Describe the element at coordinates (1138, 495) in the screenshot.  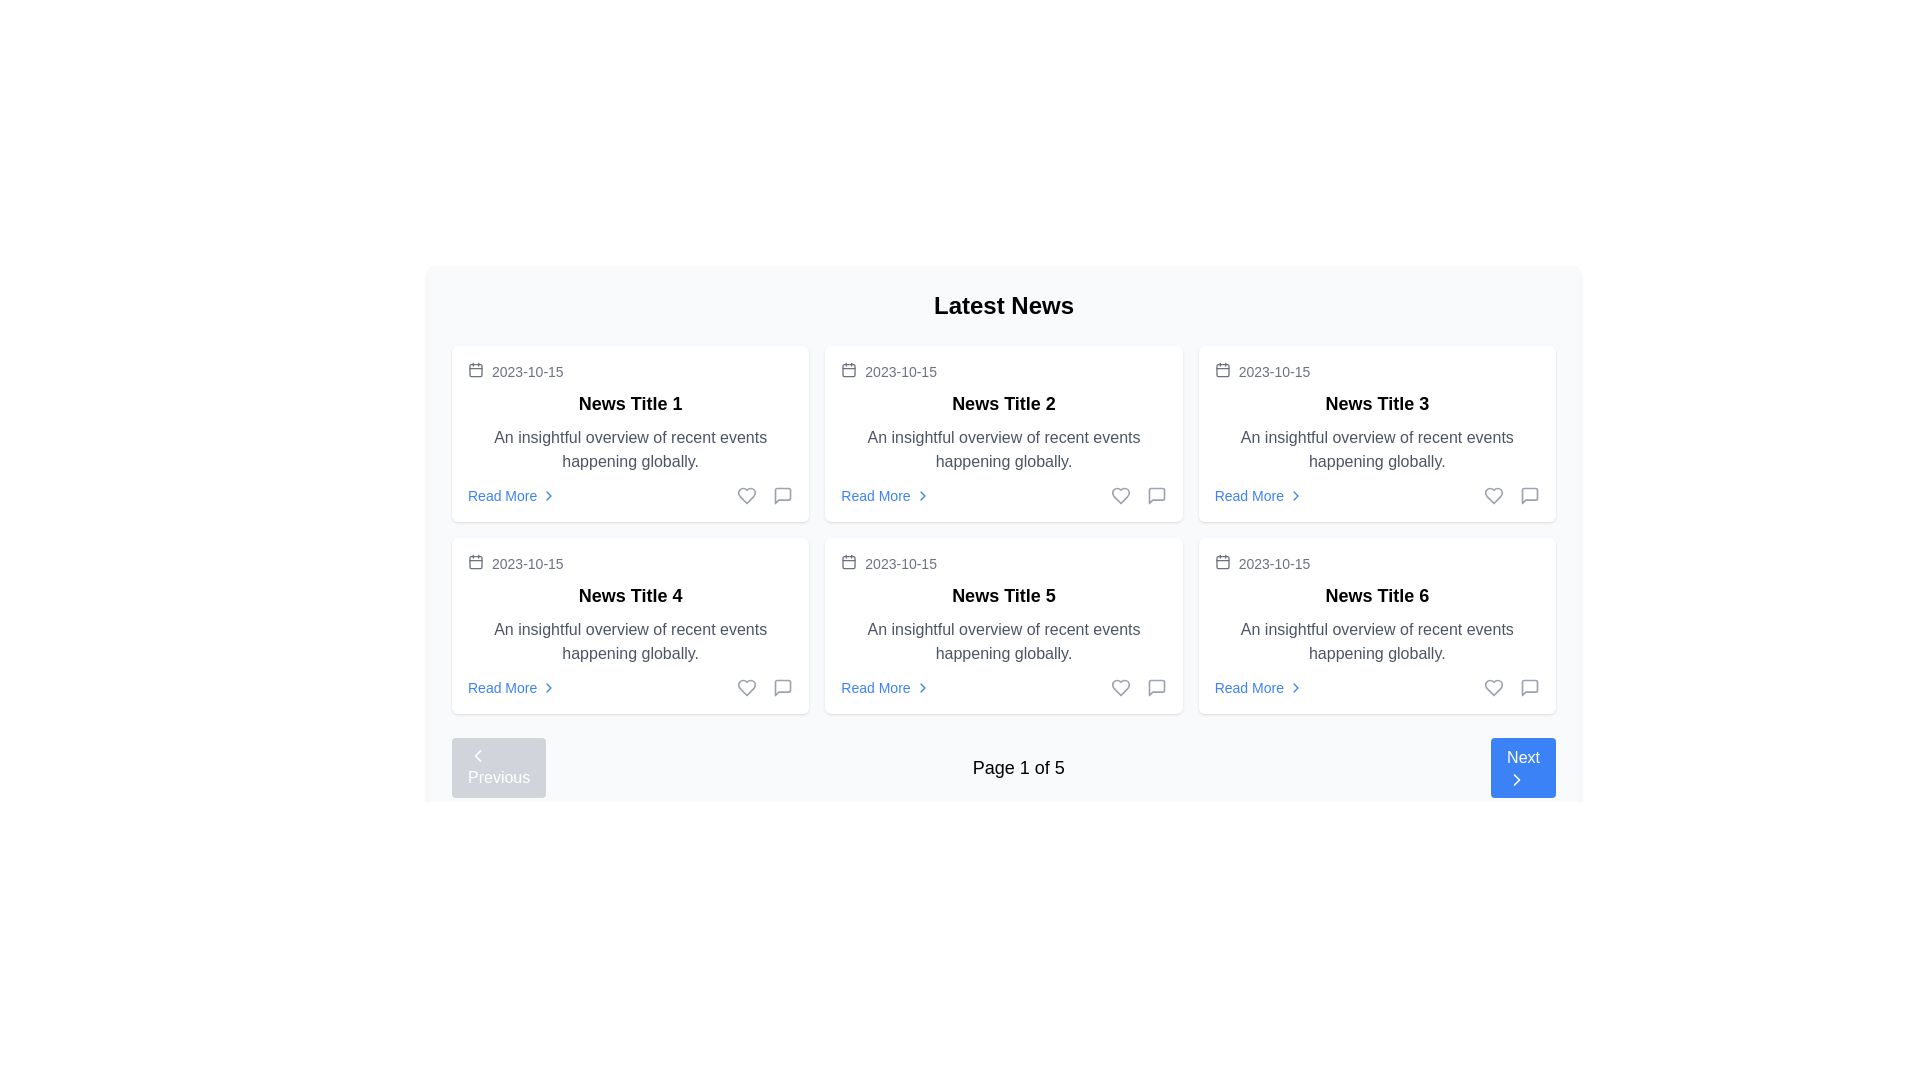
I see `the message square icon in the Icon group located at the bottom of the second news article to comment on the associated article` at that location.